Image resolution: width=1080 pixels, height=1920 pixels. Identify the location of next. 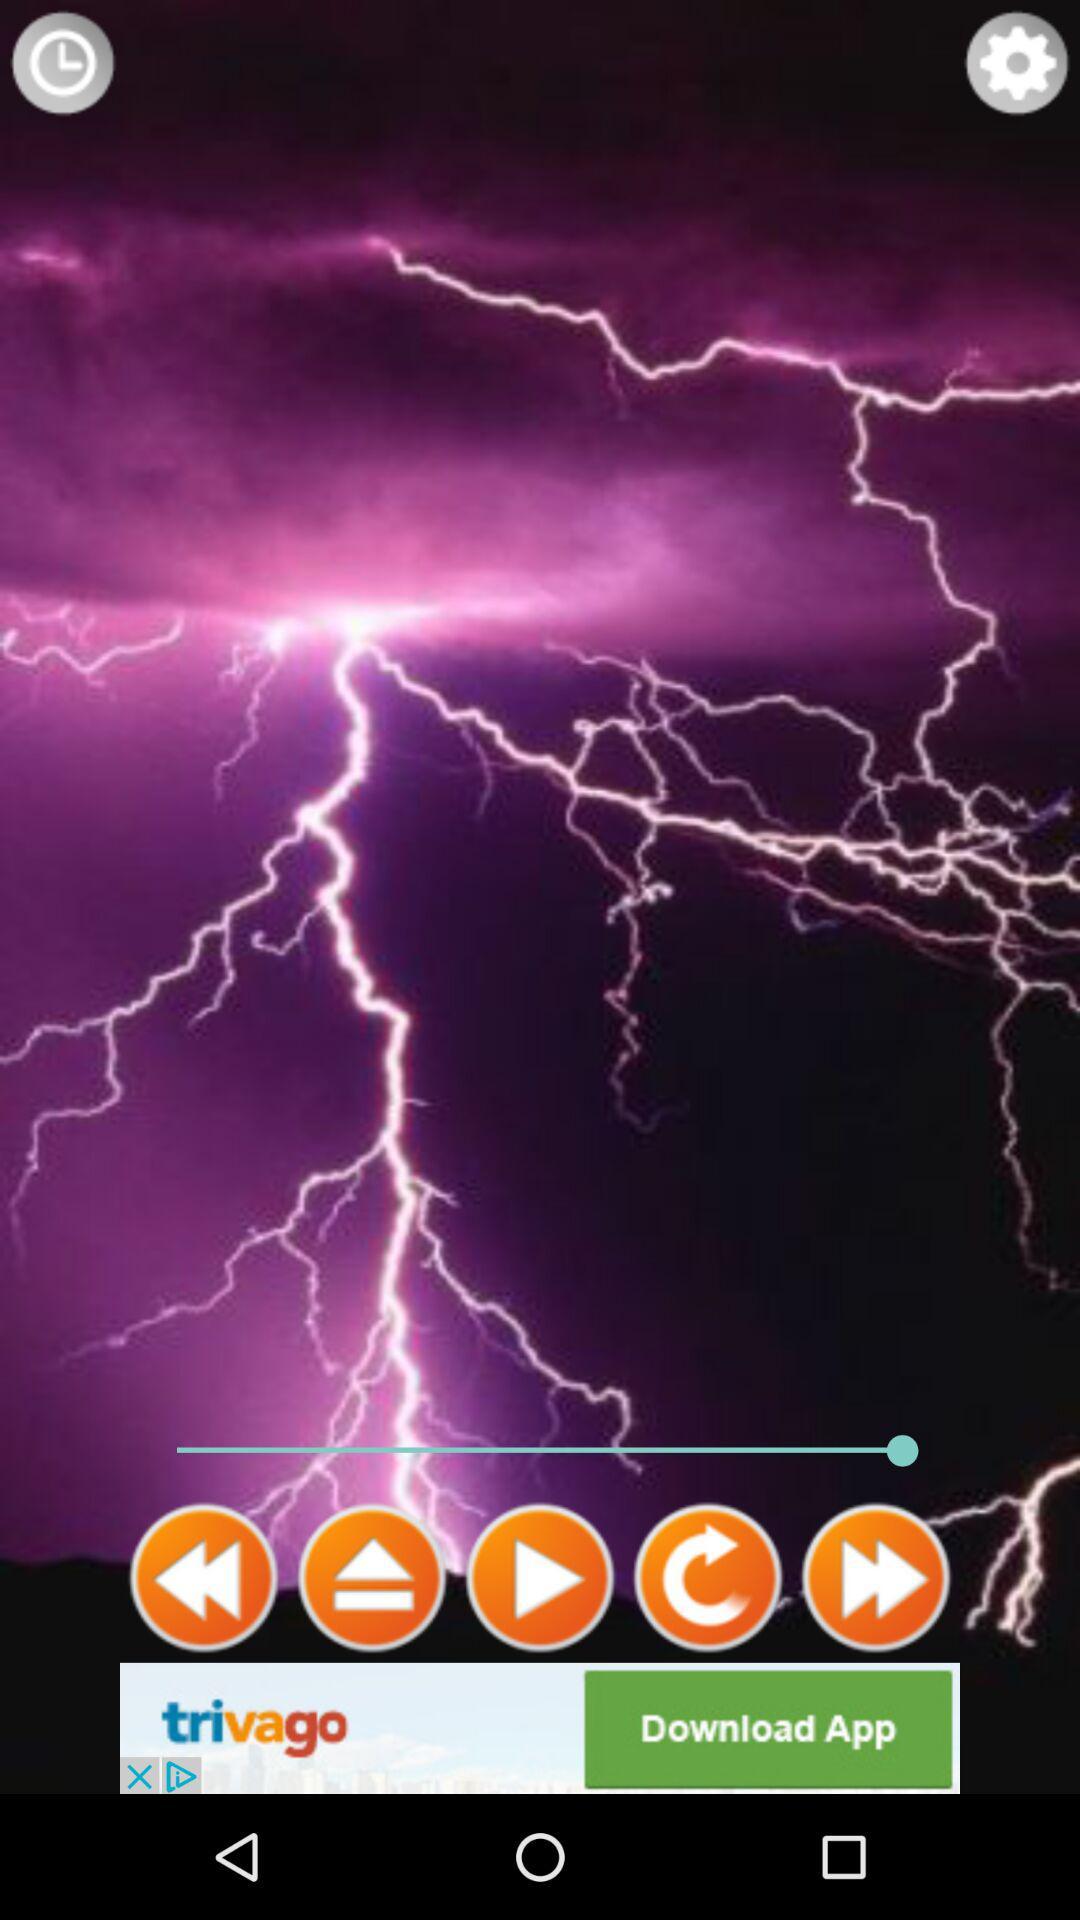
(874, 1577).